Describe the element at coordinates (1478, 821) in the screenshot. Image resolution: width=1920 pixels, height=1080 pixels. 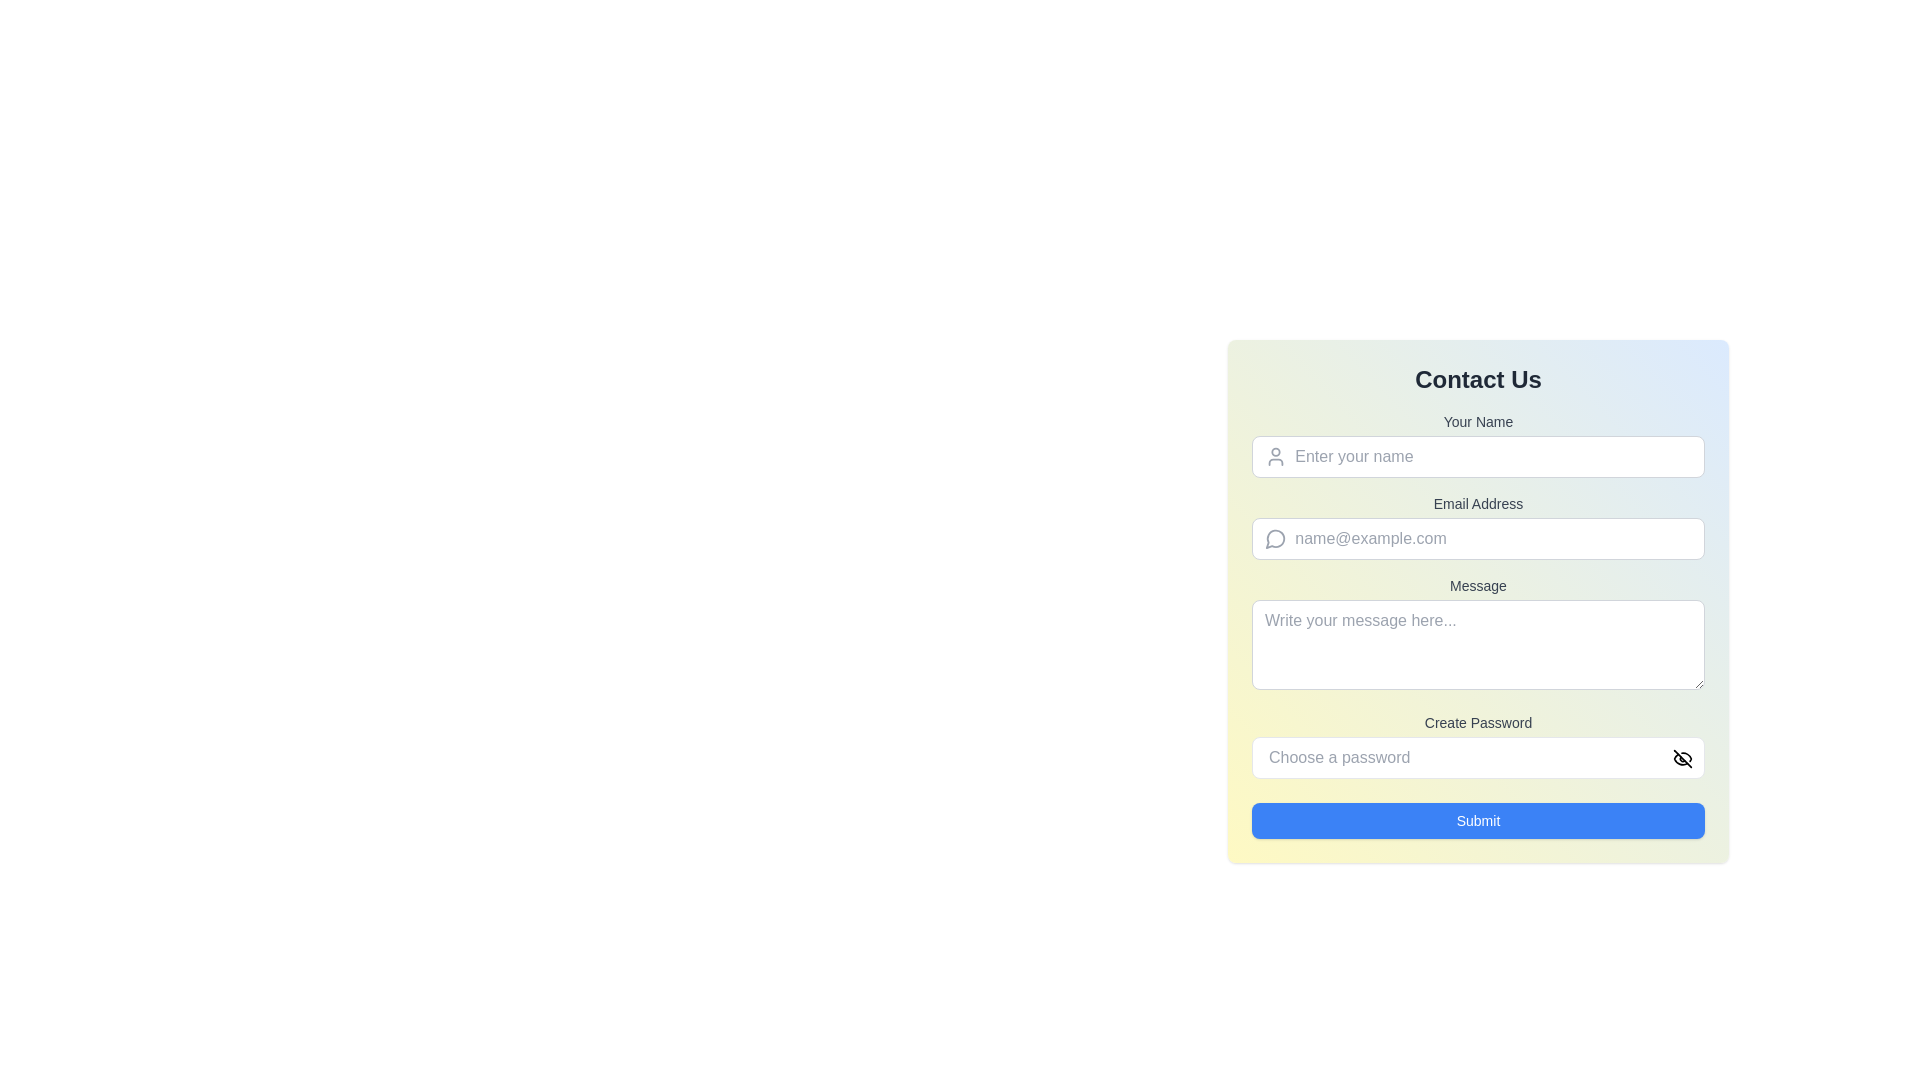
I see `the 'Submit' button, which is a rectangular button with a blue background and white text, located at the bottom of the form below the 'Create Password' field` at that location.